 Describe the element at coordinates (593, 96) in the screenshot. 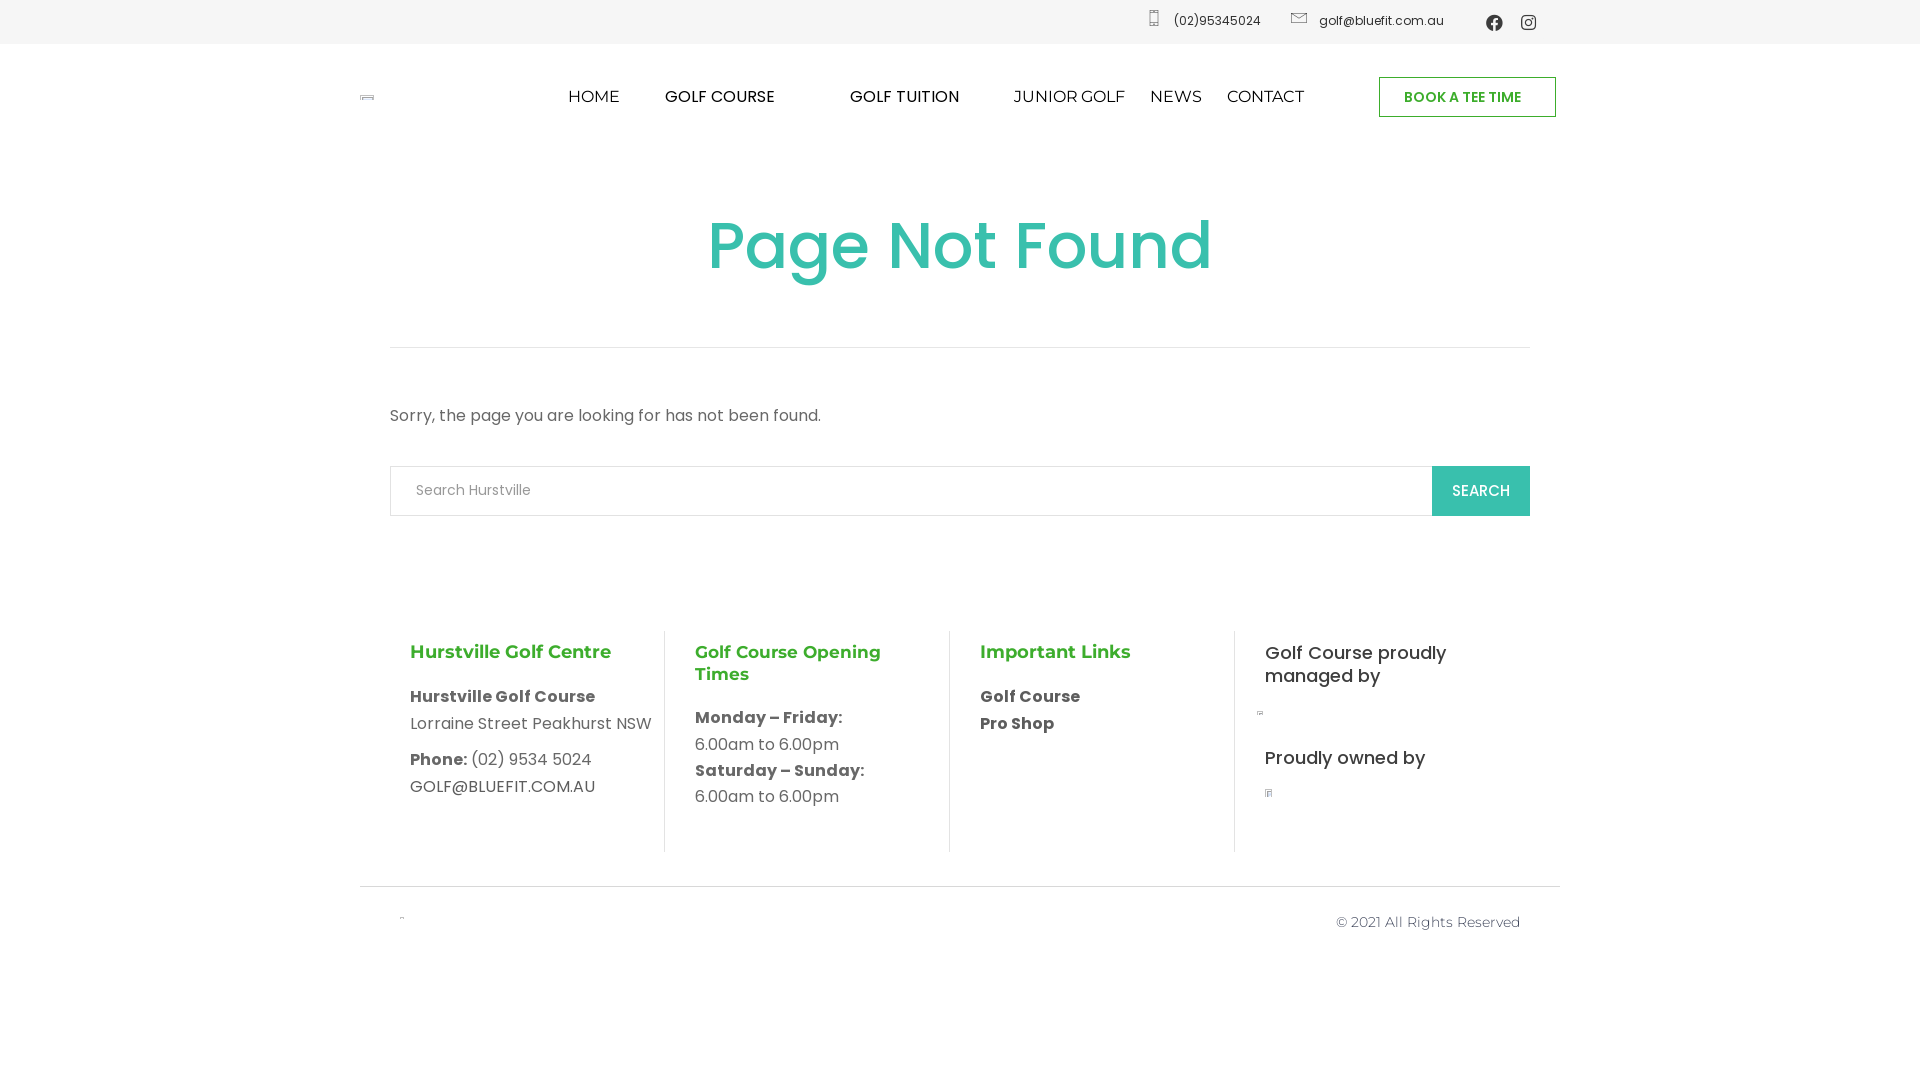

I see `'HOME'` at that location.